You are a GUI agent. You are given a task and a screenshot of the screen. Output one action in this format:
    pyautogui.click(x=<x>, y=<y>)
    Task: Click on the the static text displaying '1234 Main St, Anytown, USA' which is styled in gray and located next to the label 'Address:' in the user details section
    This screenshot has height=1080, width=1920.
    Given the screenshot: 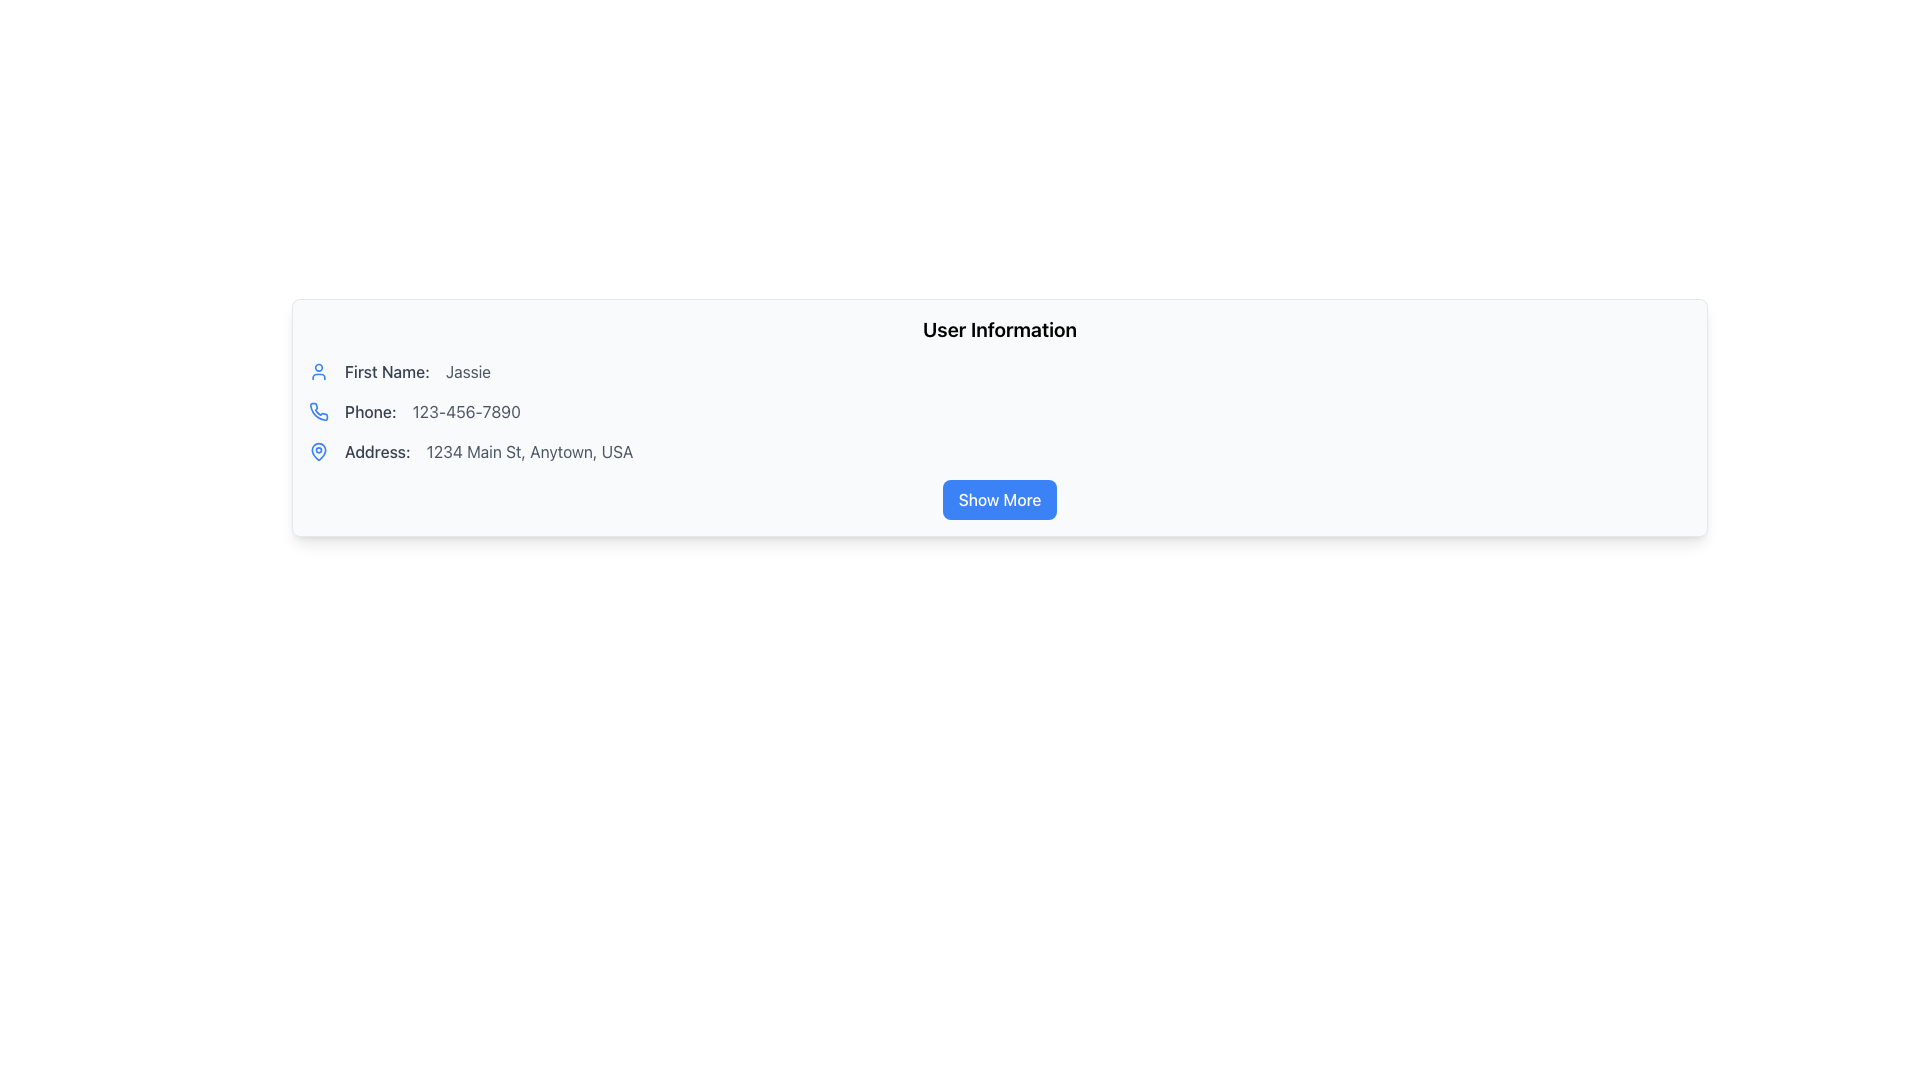 What is the action you would take?
    pyautogui.click(x=530, y=451)
    